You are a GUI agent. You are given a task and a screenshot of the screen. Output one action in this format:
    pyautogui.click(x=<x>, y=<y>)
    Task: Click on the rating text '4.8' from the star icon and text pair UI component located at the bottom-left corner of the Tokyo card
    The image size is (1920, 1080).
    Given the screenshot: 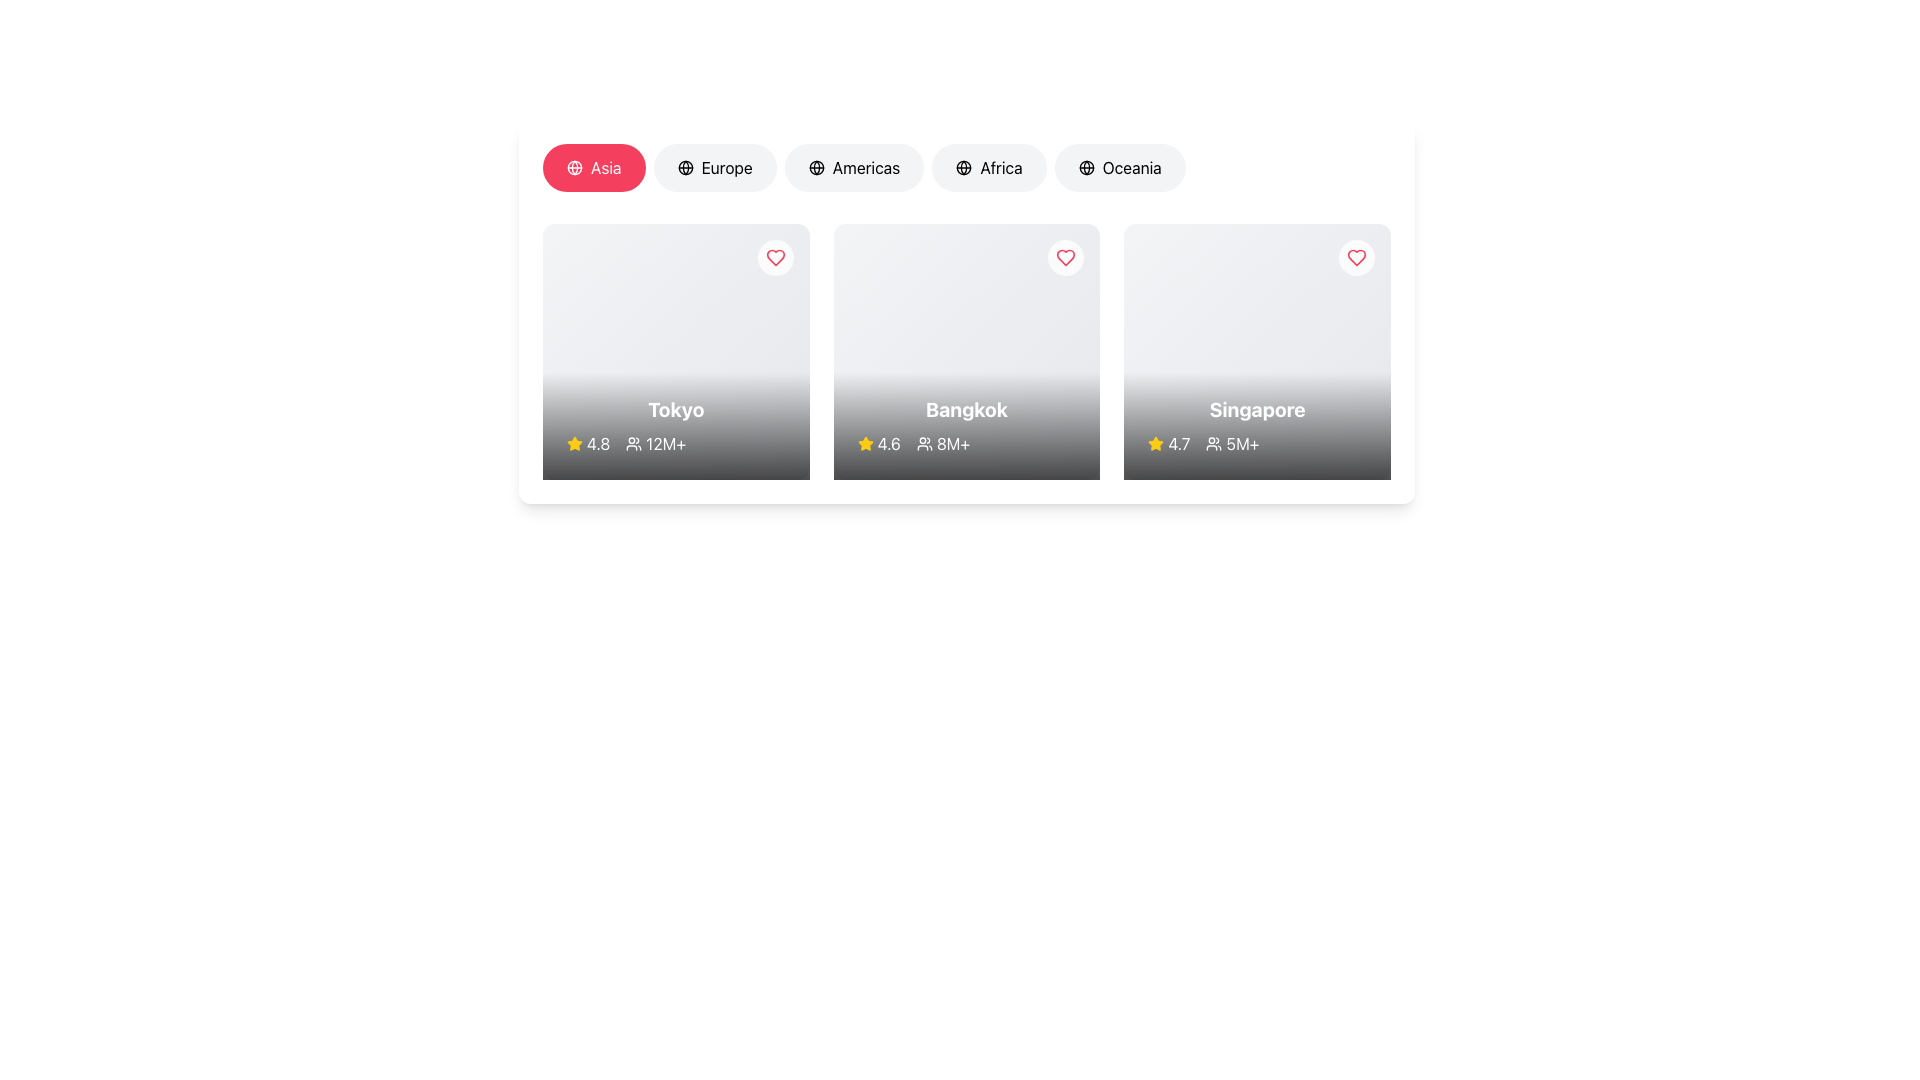 What is the action you would take?
    pyautogui.click(x=587, y=442)
    